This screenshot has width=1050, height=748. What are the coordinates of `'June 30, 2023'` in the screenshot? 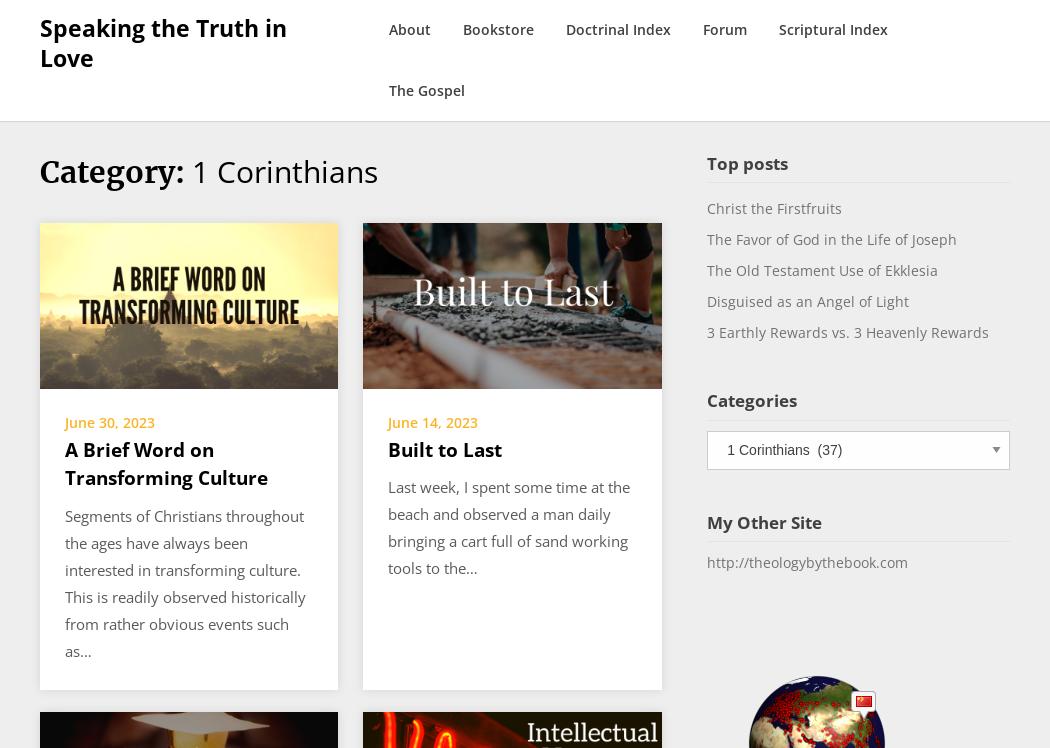 It's located at (110, 421).